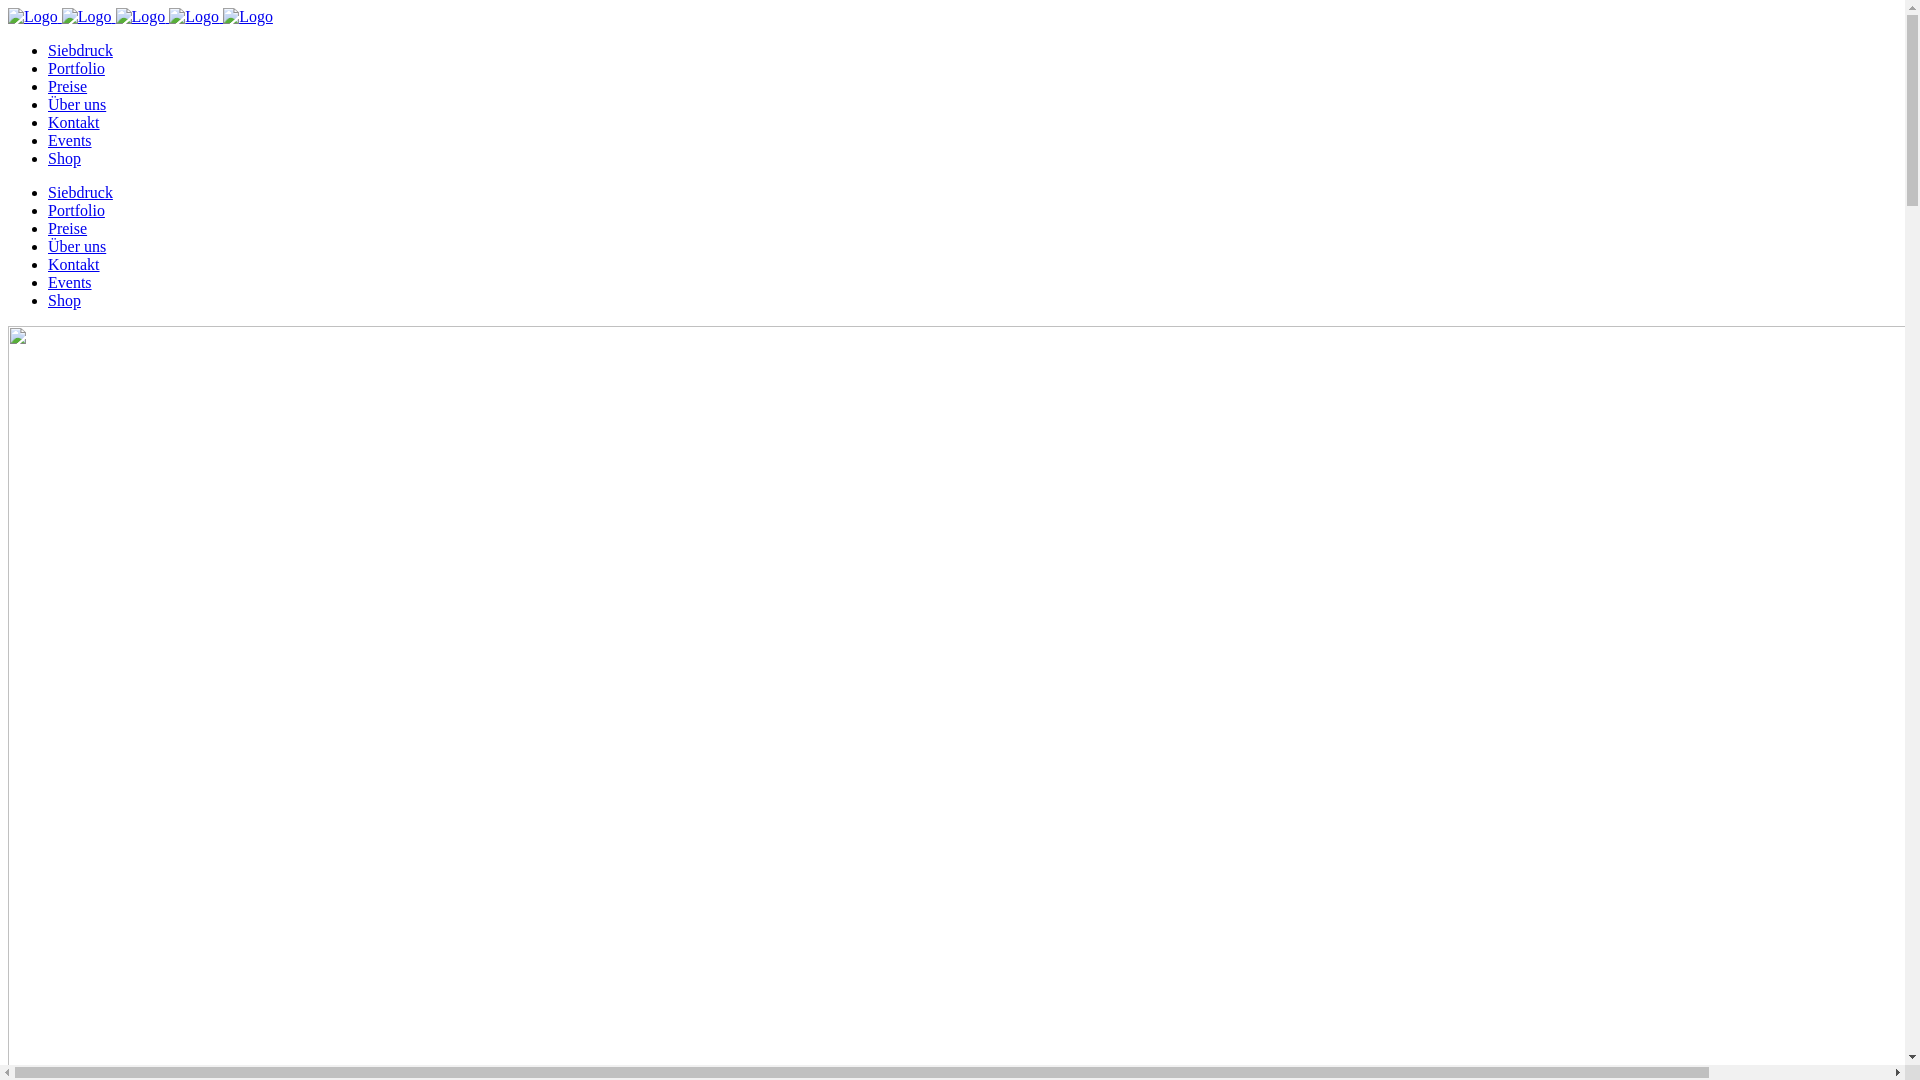  What do you see at coordinates (48, 227) in the screenshot?
I see `'Preise'` at bounding box center [48, 227].